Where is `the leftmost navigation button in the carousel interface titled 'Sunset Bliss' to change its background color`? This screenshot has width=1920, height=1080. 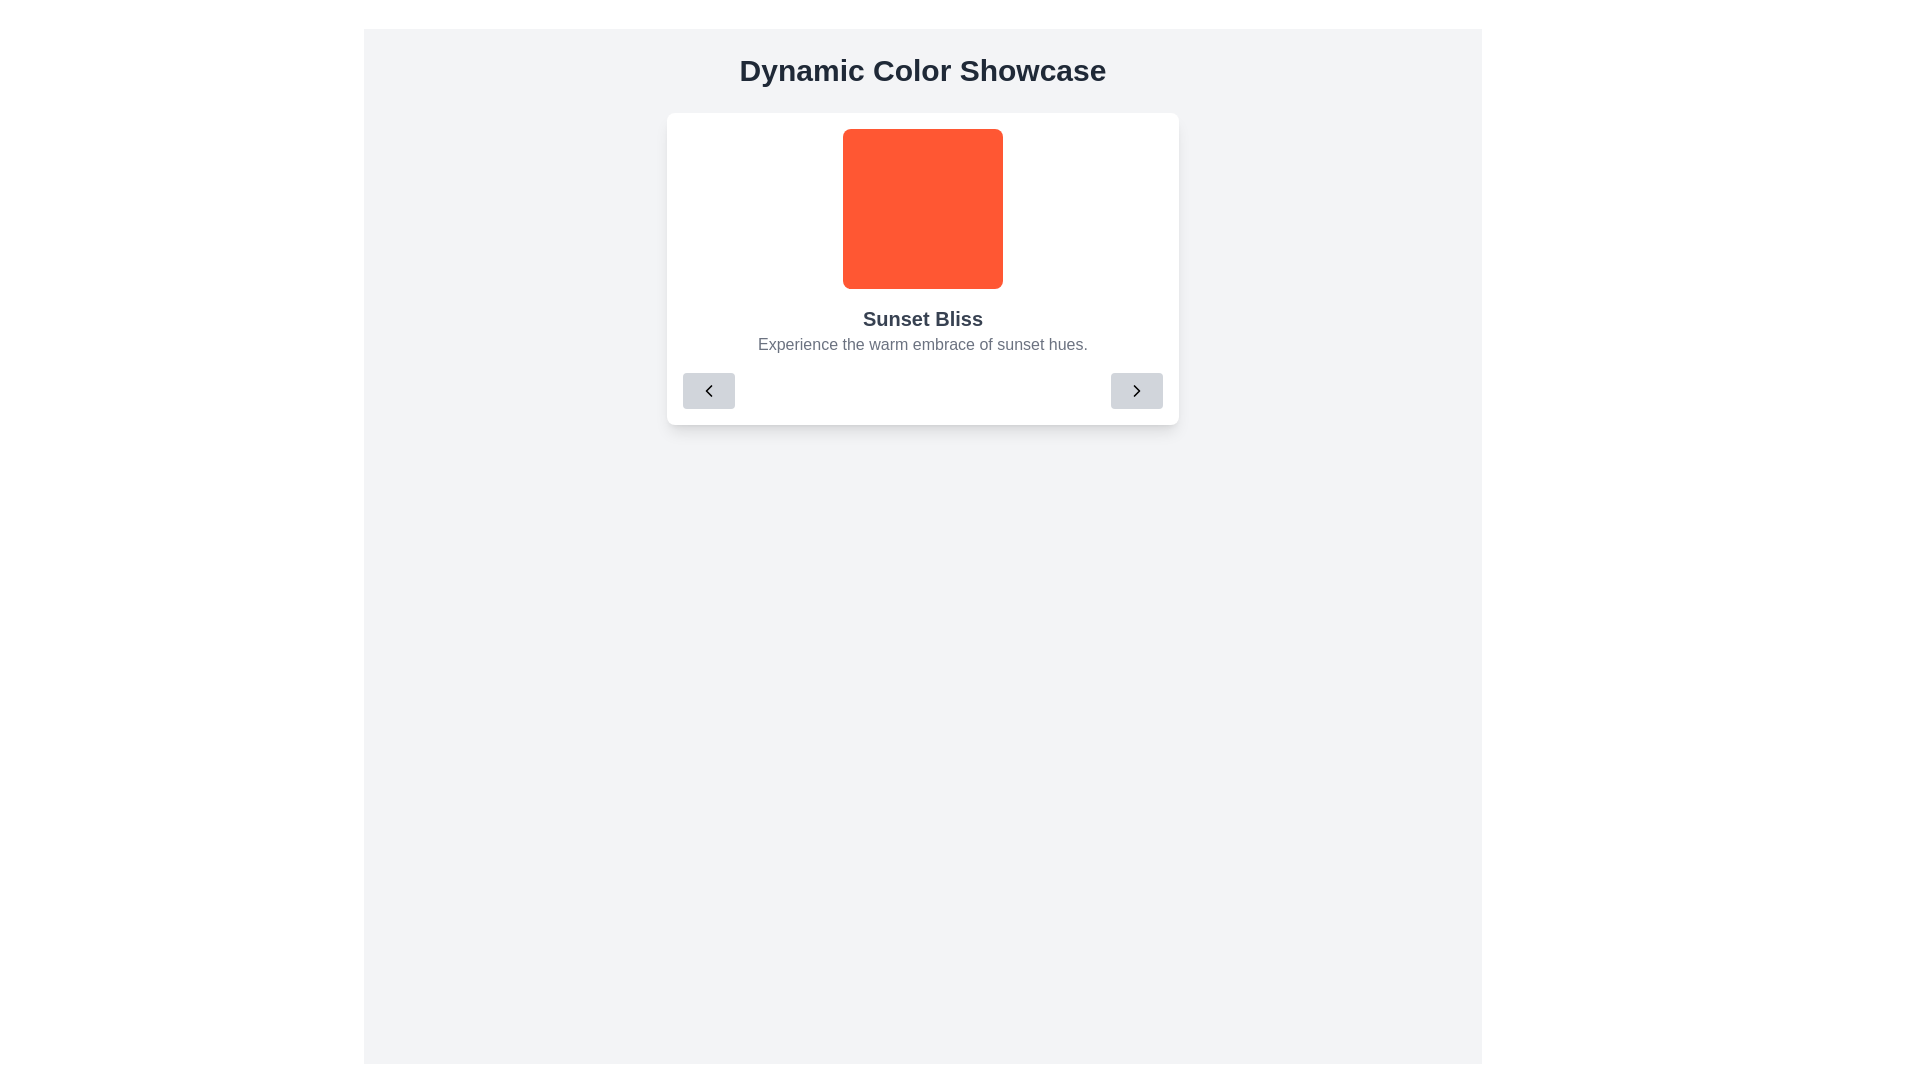 the leftmost navigation button in the carousel interface titled 'Sunset Bliss' to change its background color is located at coordinates (709, 390).